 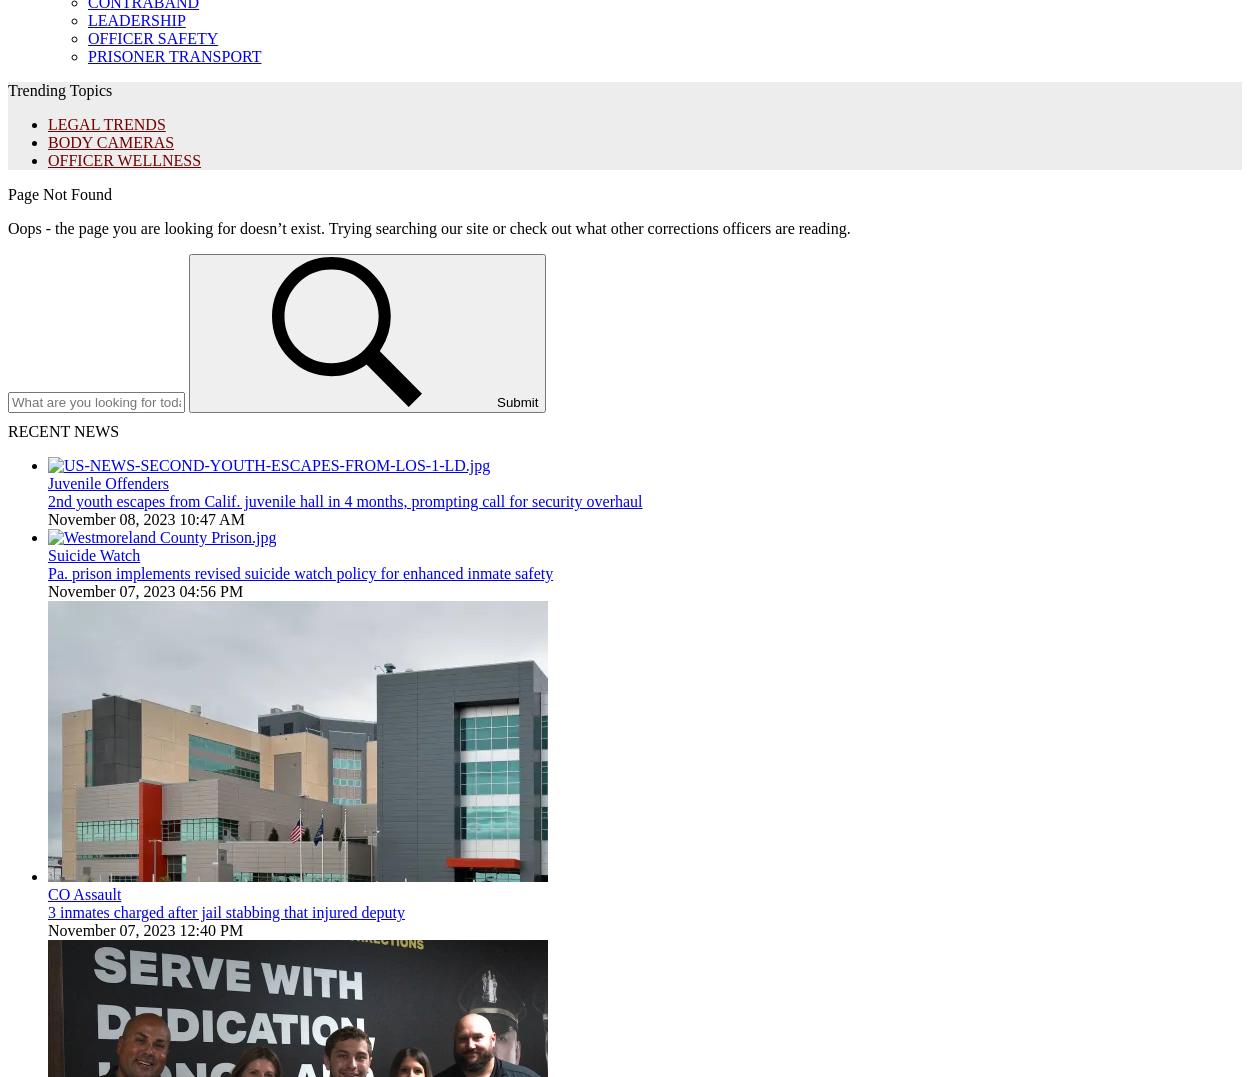 What do you see at coordinates (47, 555) in the screenshot?
I see `'Suicide Watch'` at bounding box center [47, 555].